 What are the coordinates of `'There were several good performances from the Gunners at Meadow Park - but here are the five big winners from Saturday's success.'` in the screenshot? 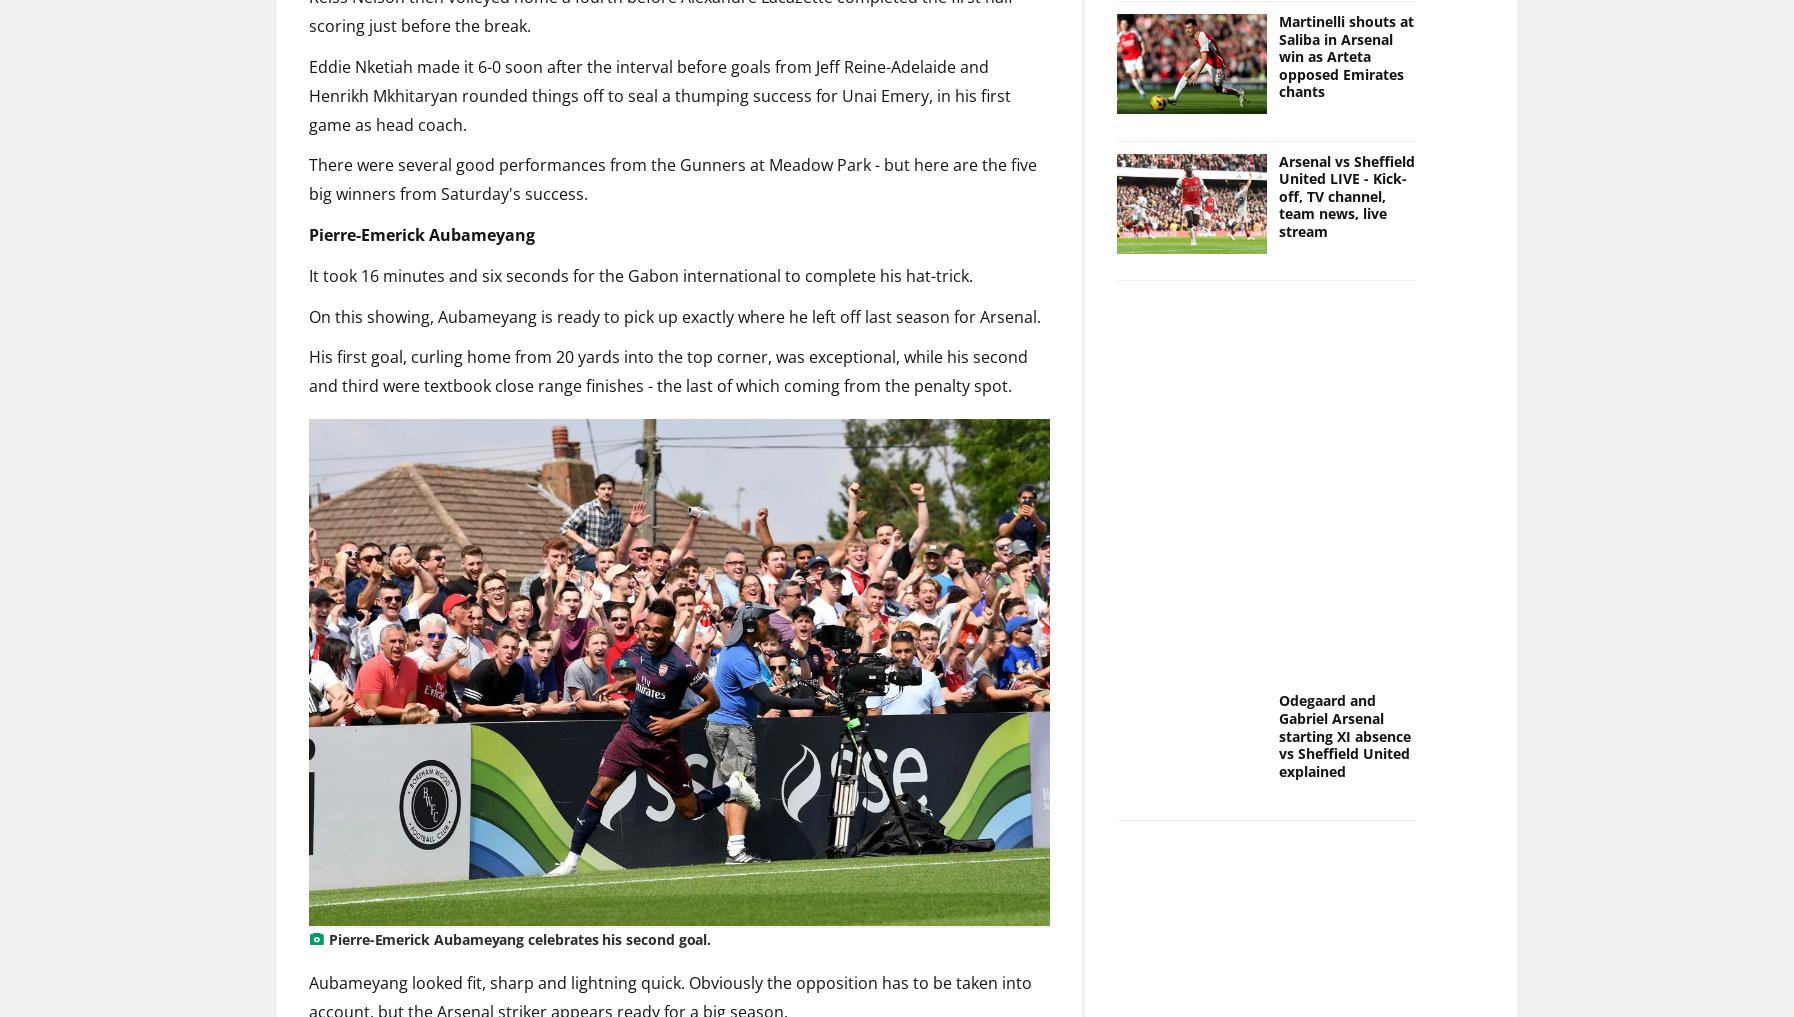 It's located at (672, 179).